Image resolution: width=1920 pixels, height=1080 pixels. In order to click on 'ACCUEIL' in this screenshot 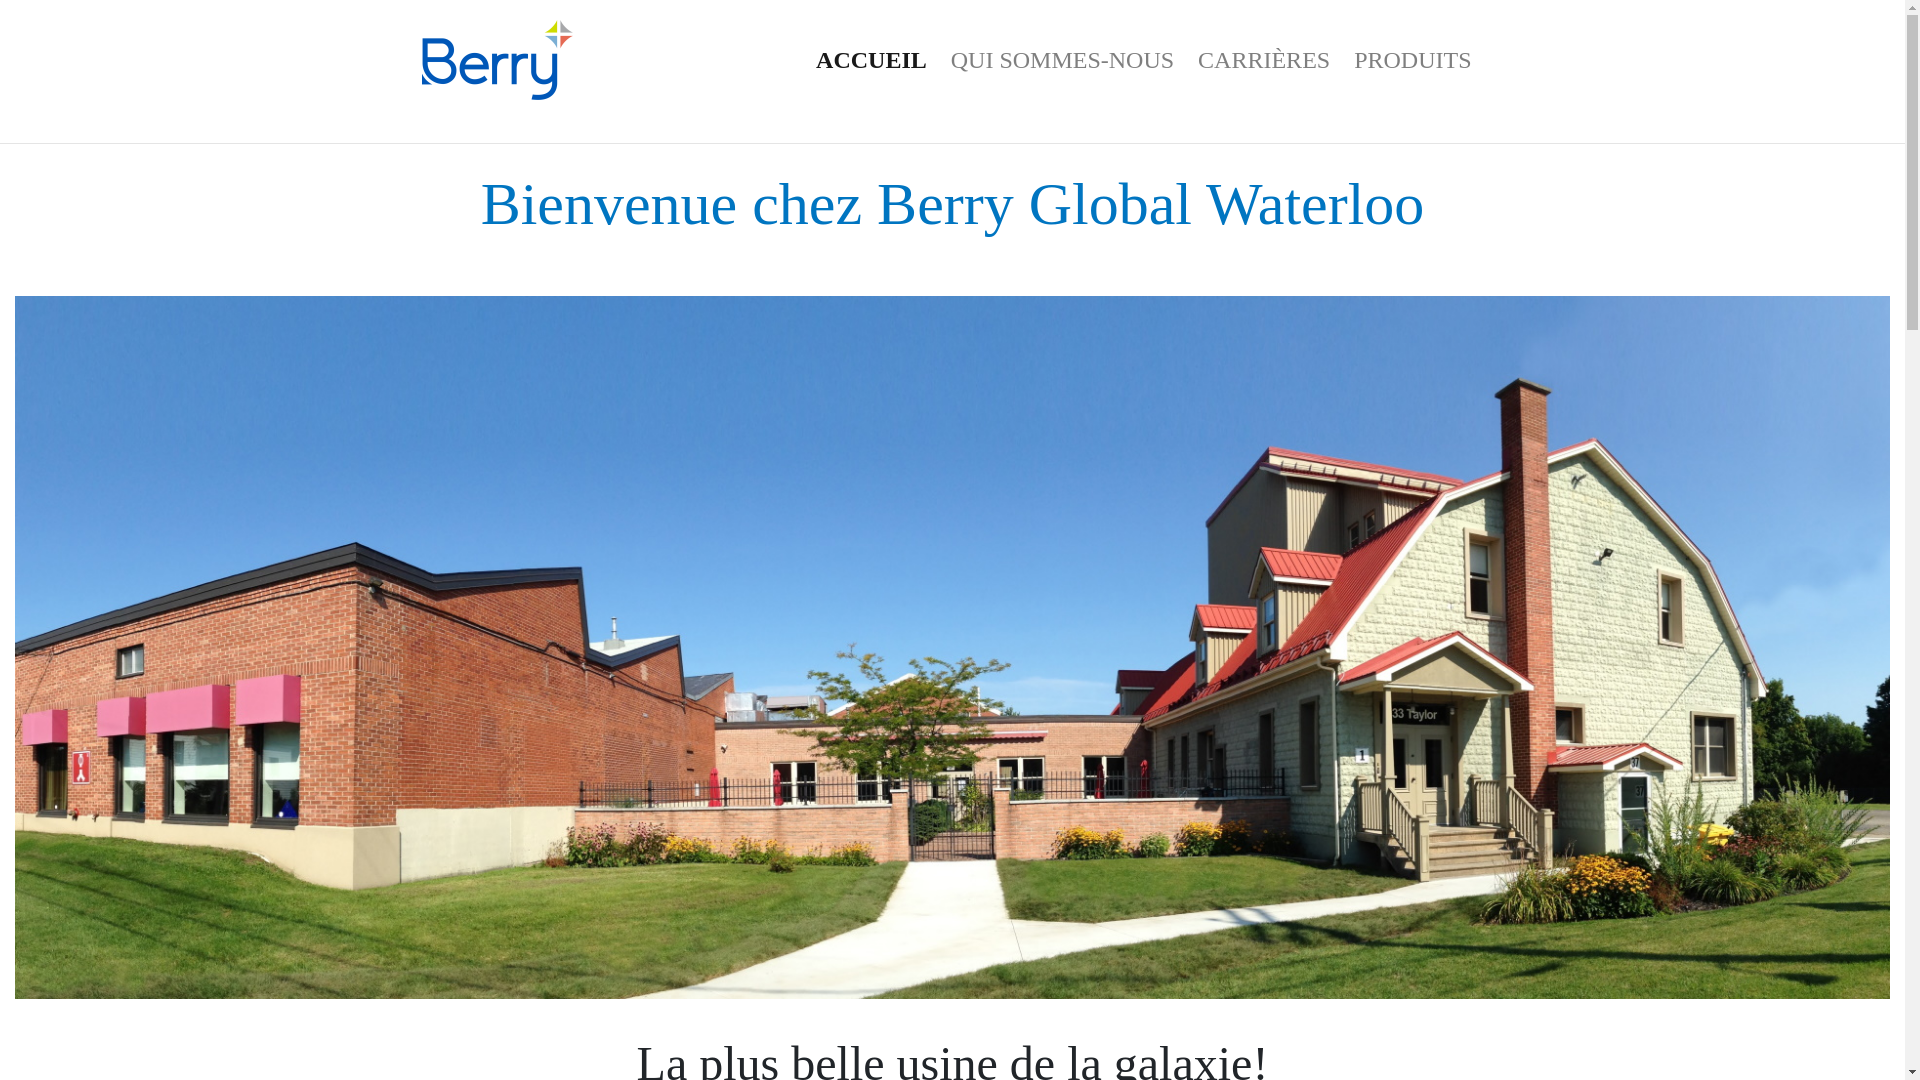, I will do `click(804, 59)`.